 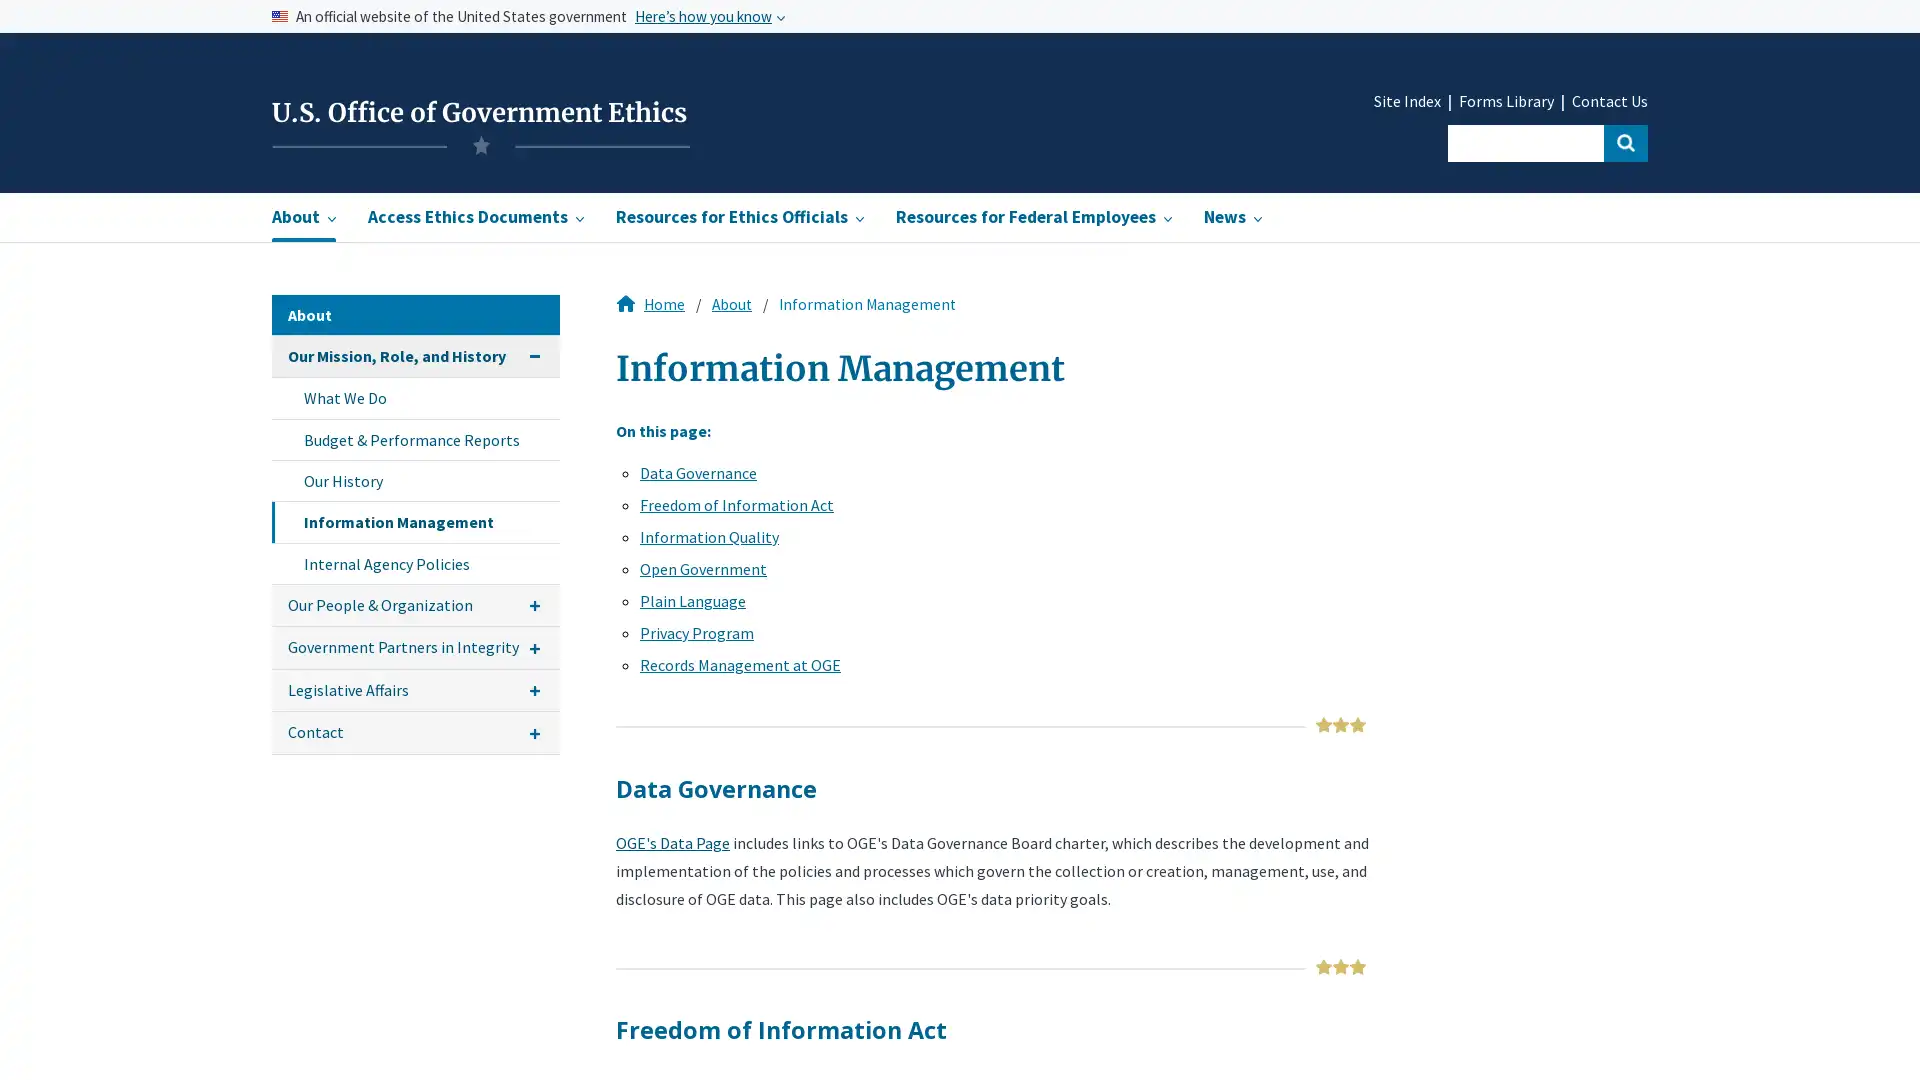 What do you see at coordinates (302, 216) in the screenshot?
I see `About` at bounding box center [302, 216].